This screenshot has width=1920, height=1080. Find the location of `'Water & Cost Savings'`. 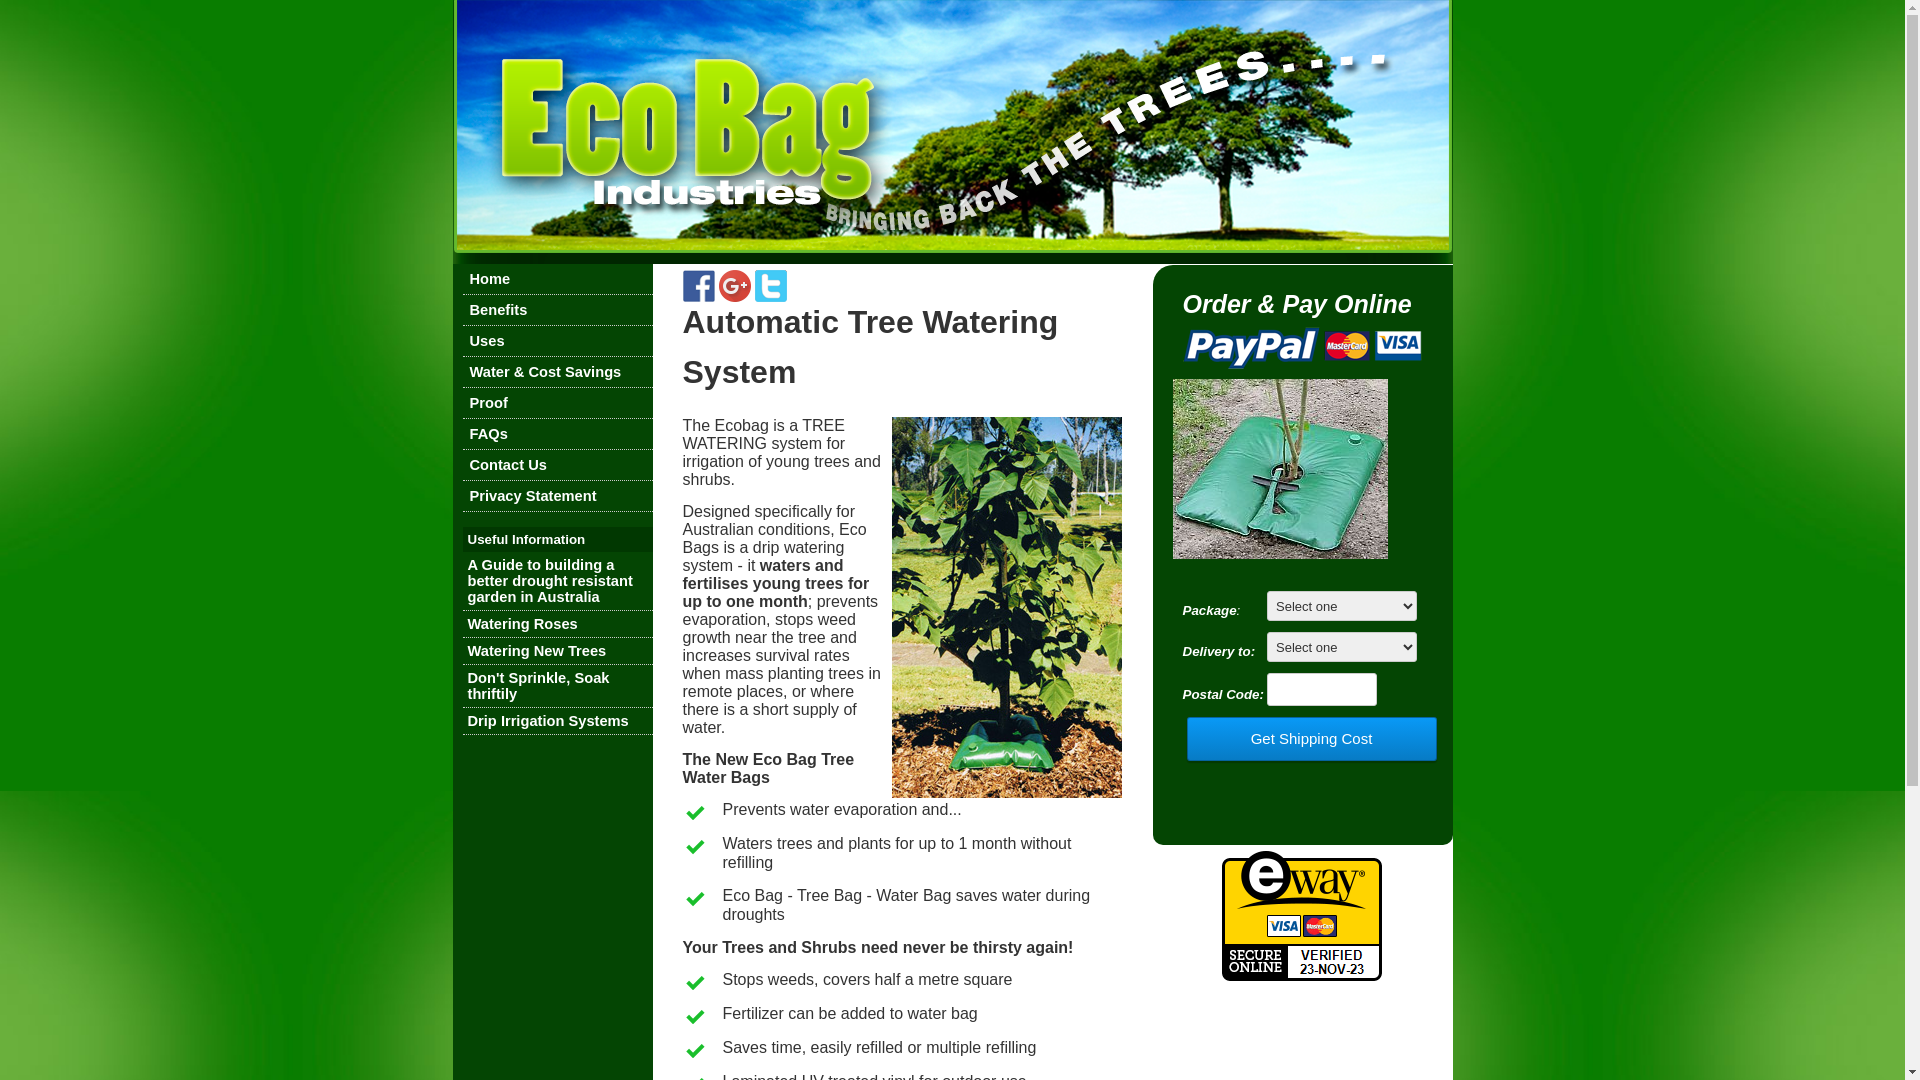

'Water & Cost Savings' is located at coordinates (546, 371).